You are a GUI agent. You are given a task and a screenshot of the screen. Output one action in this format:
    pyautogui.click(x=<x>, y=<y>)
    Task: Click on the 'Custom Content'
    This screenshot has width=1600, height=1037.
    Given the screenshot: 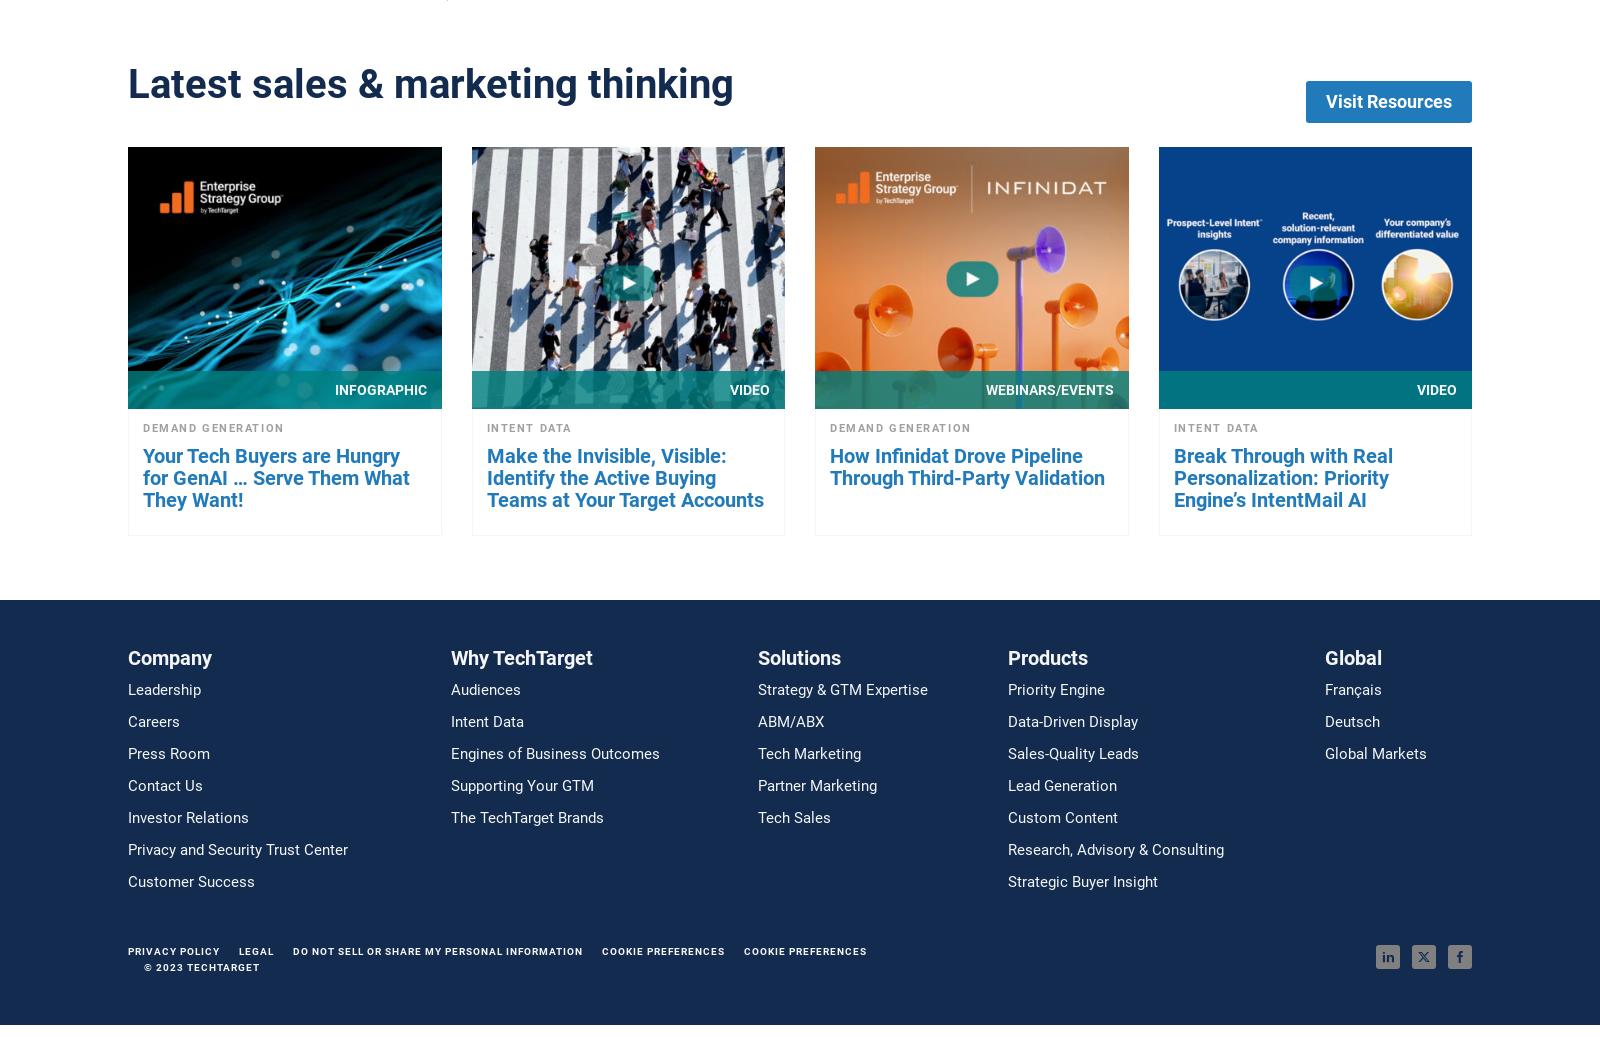 What is the action you would take?
    pyautogui.click(x=1062, y=816)
    